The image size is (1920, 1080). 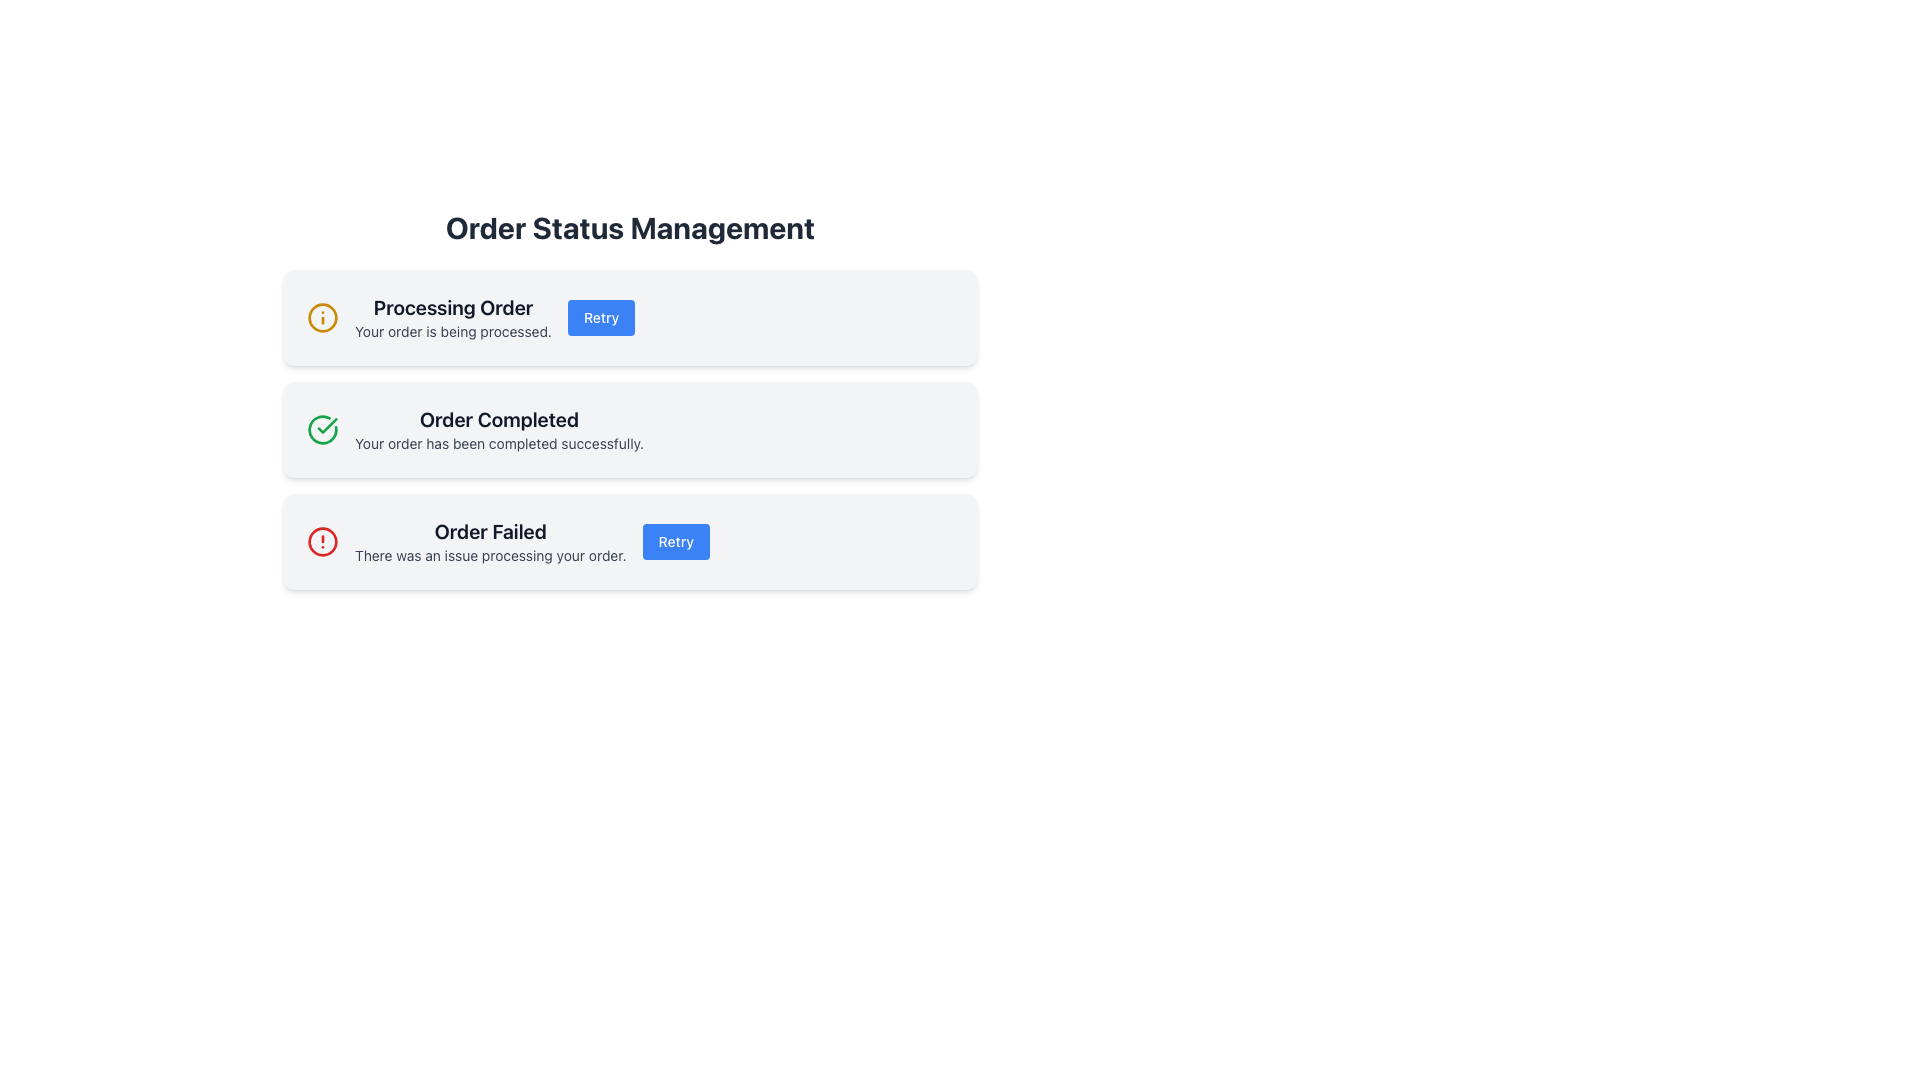 What do you see at coordinates (490, 542) in the screenshot?
I see `the status message displayed in the last status card of the 'Order Status Management' section, located below the 'Order Completed' status and to the left of the 'Retry' button` at bounding box center [490, 542].